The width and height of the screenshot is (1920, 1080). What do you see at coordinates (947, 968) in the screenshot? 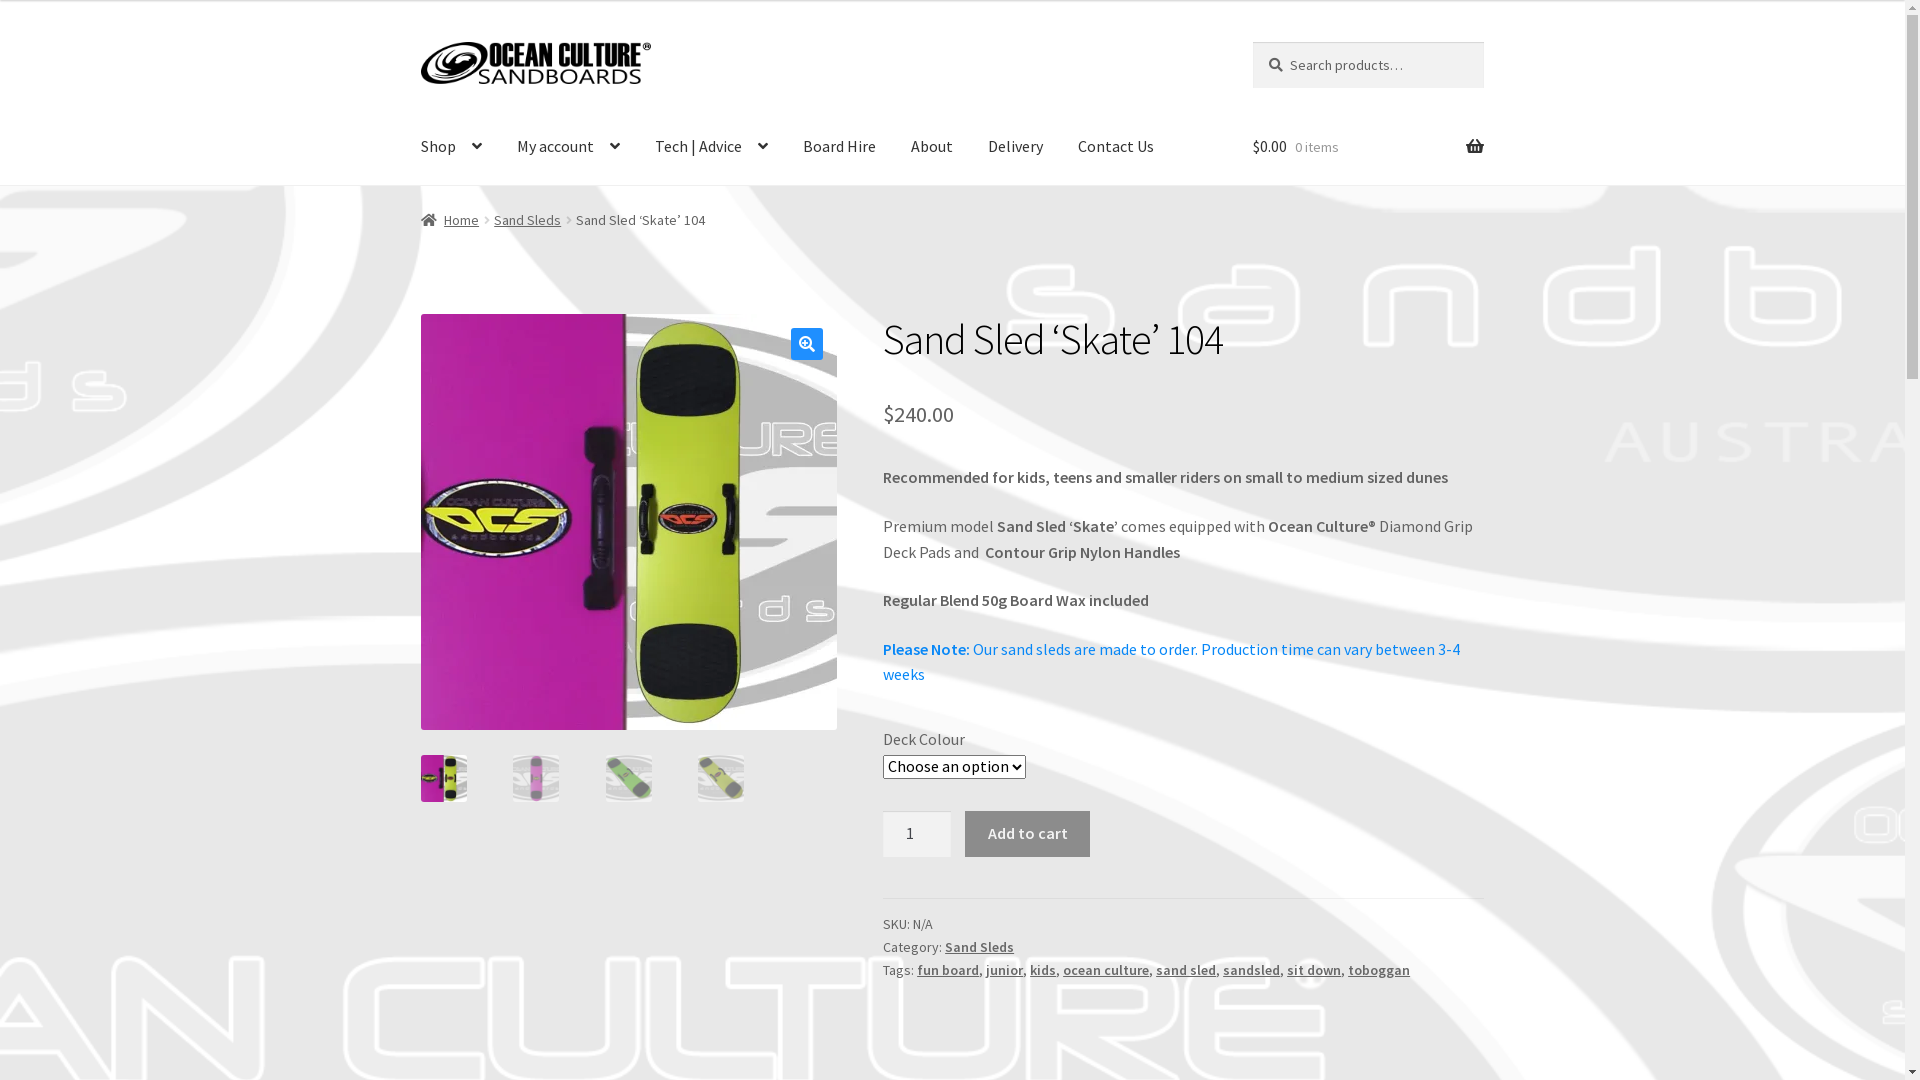
I see `'fun board'` at bounding box center [947, 968].